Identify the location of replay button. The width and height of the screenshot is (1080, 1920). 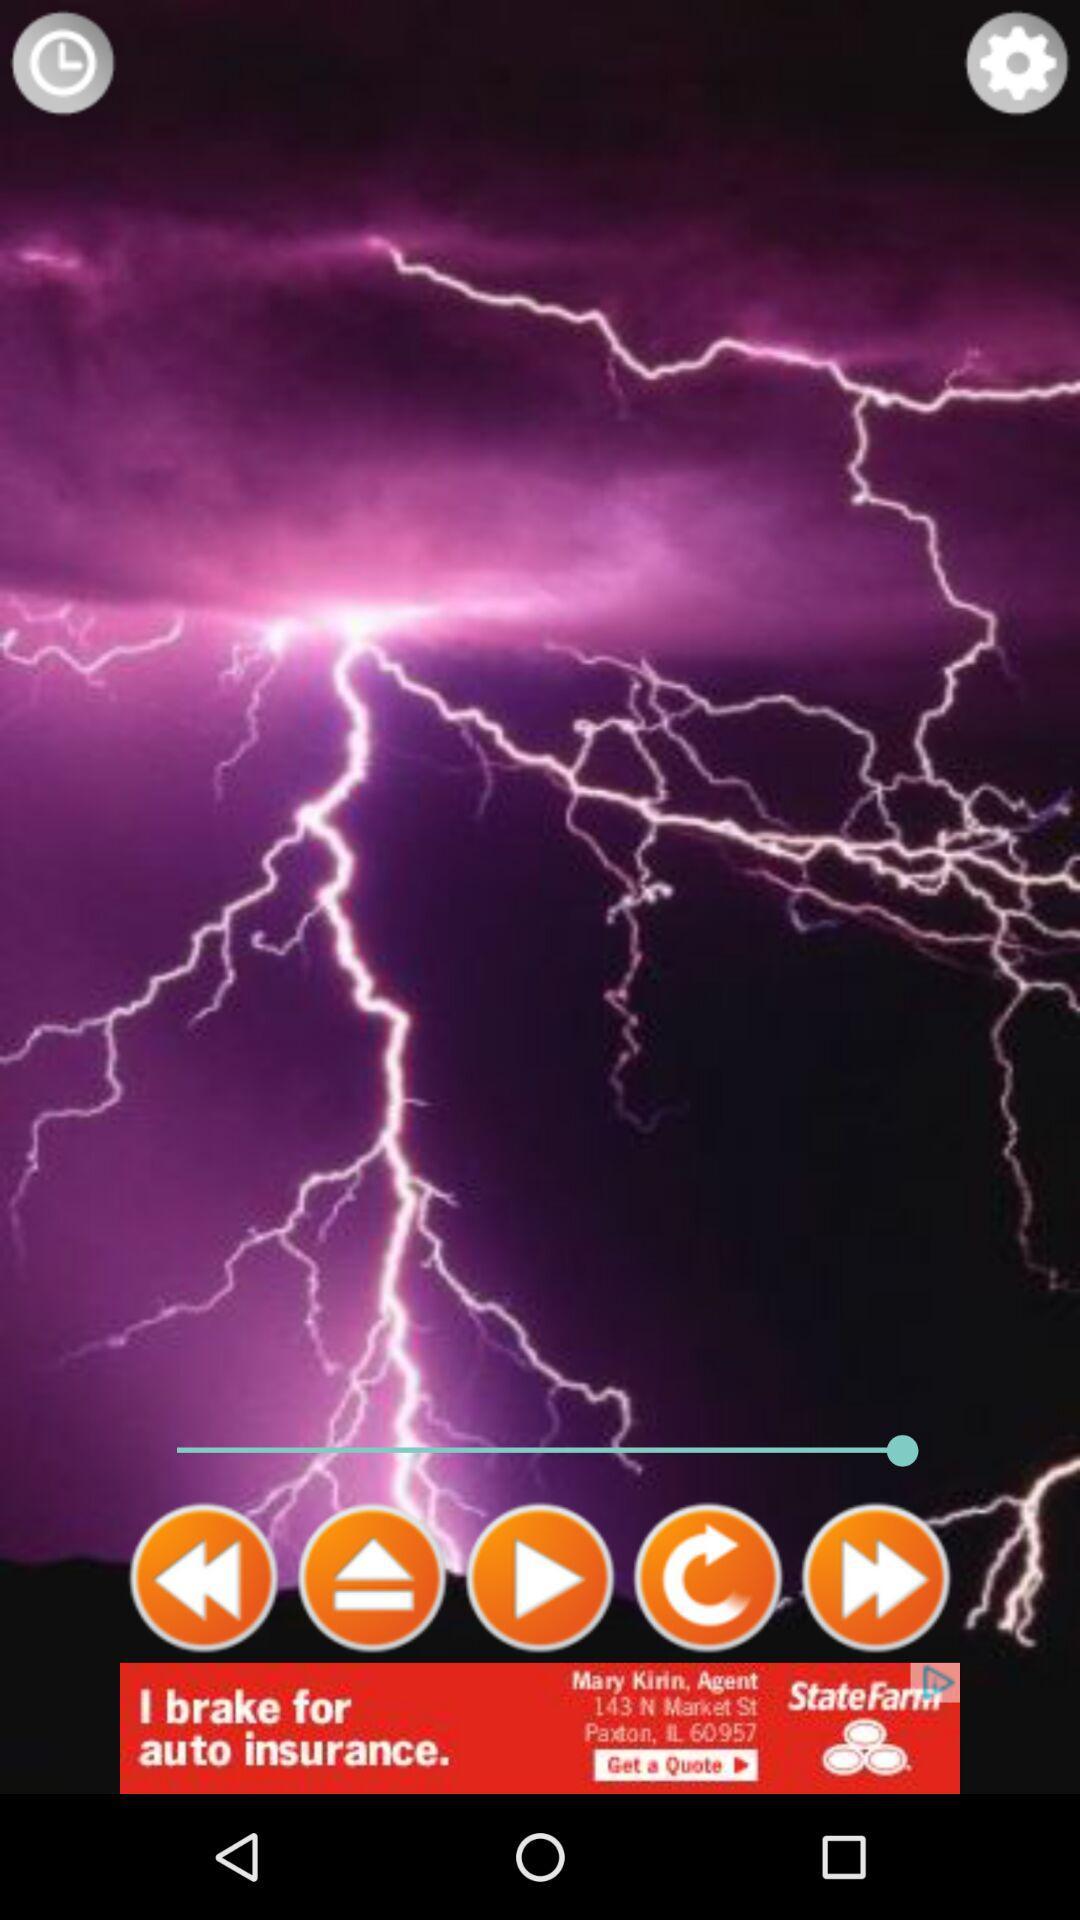
(707, 1577).